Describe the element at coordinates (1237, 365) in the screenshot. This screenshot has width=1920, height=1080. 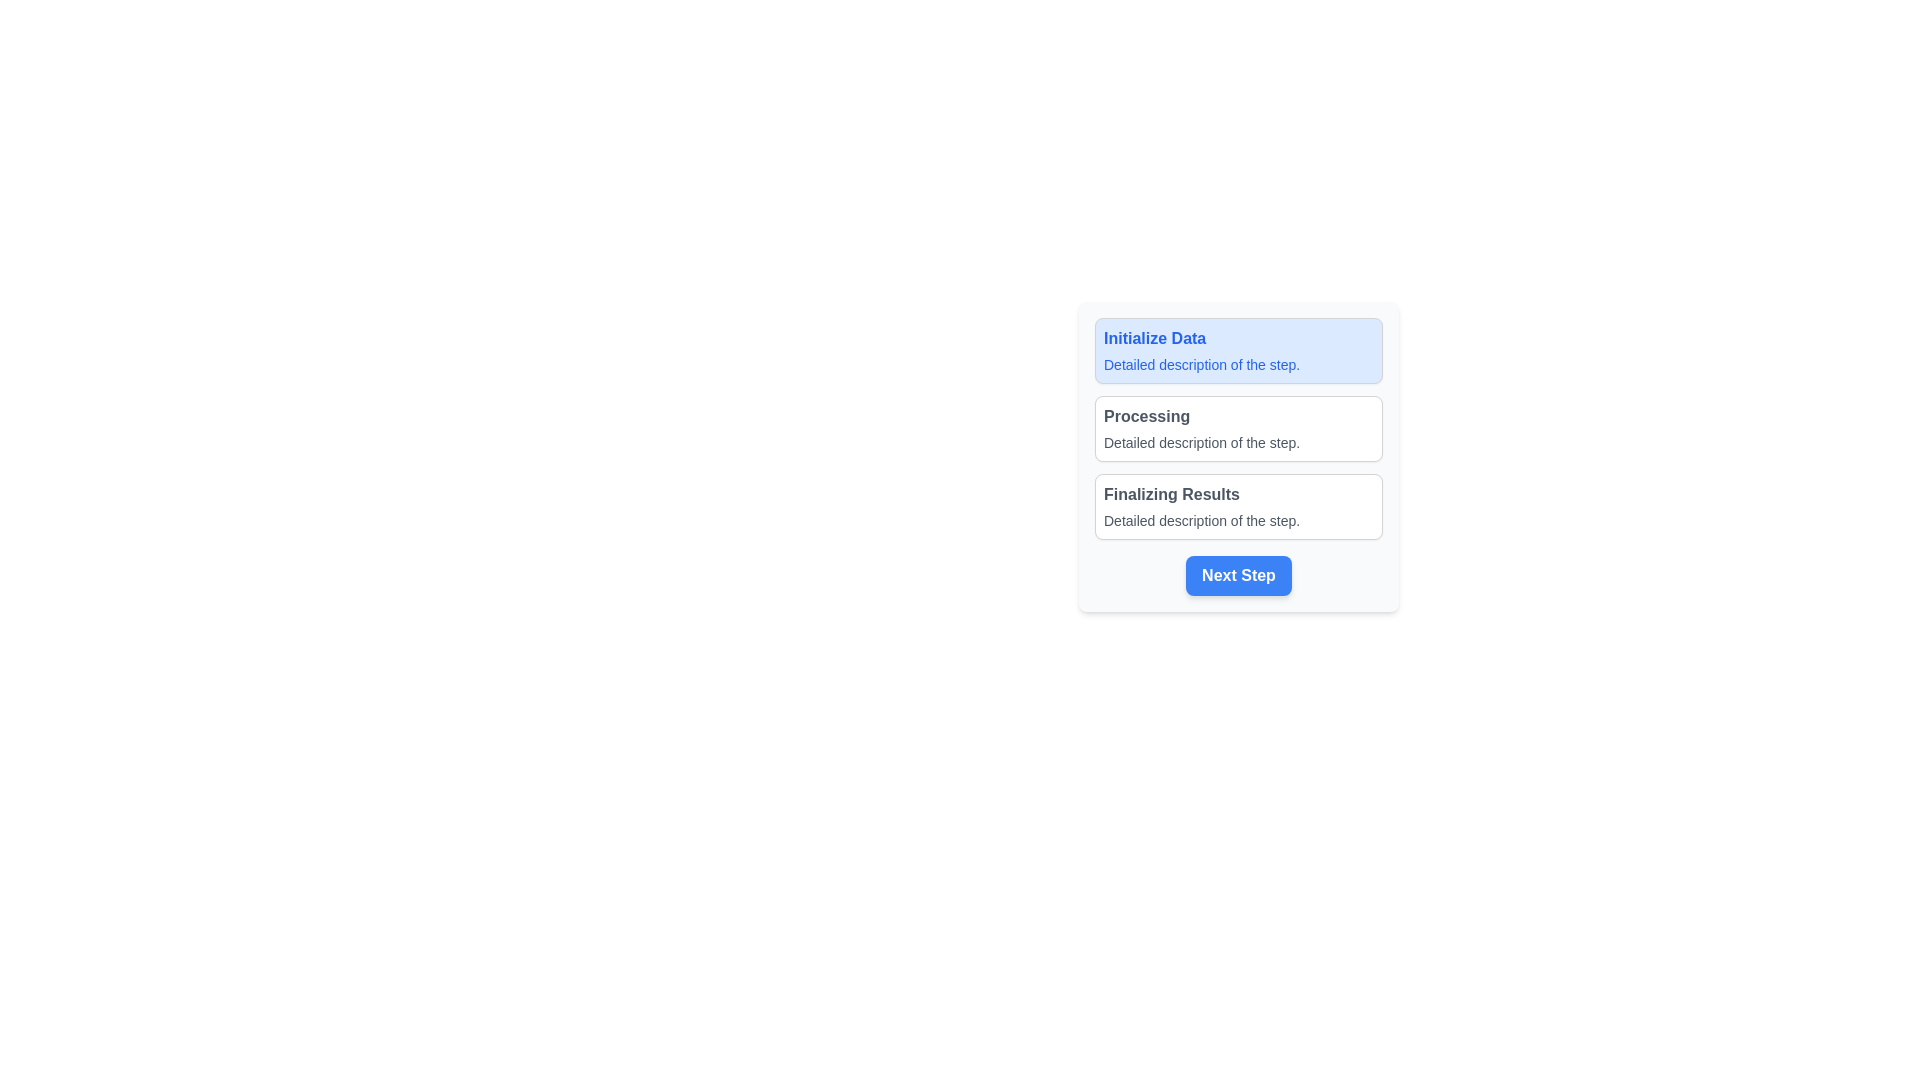
I see `descriptive text element located below the bold title 'Initialize Data' in the UI` at that location.